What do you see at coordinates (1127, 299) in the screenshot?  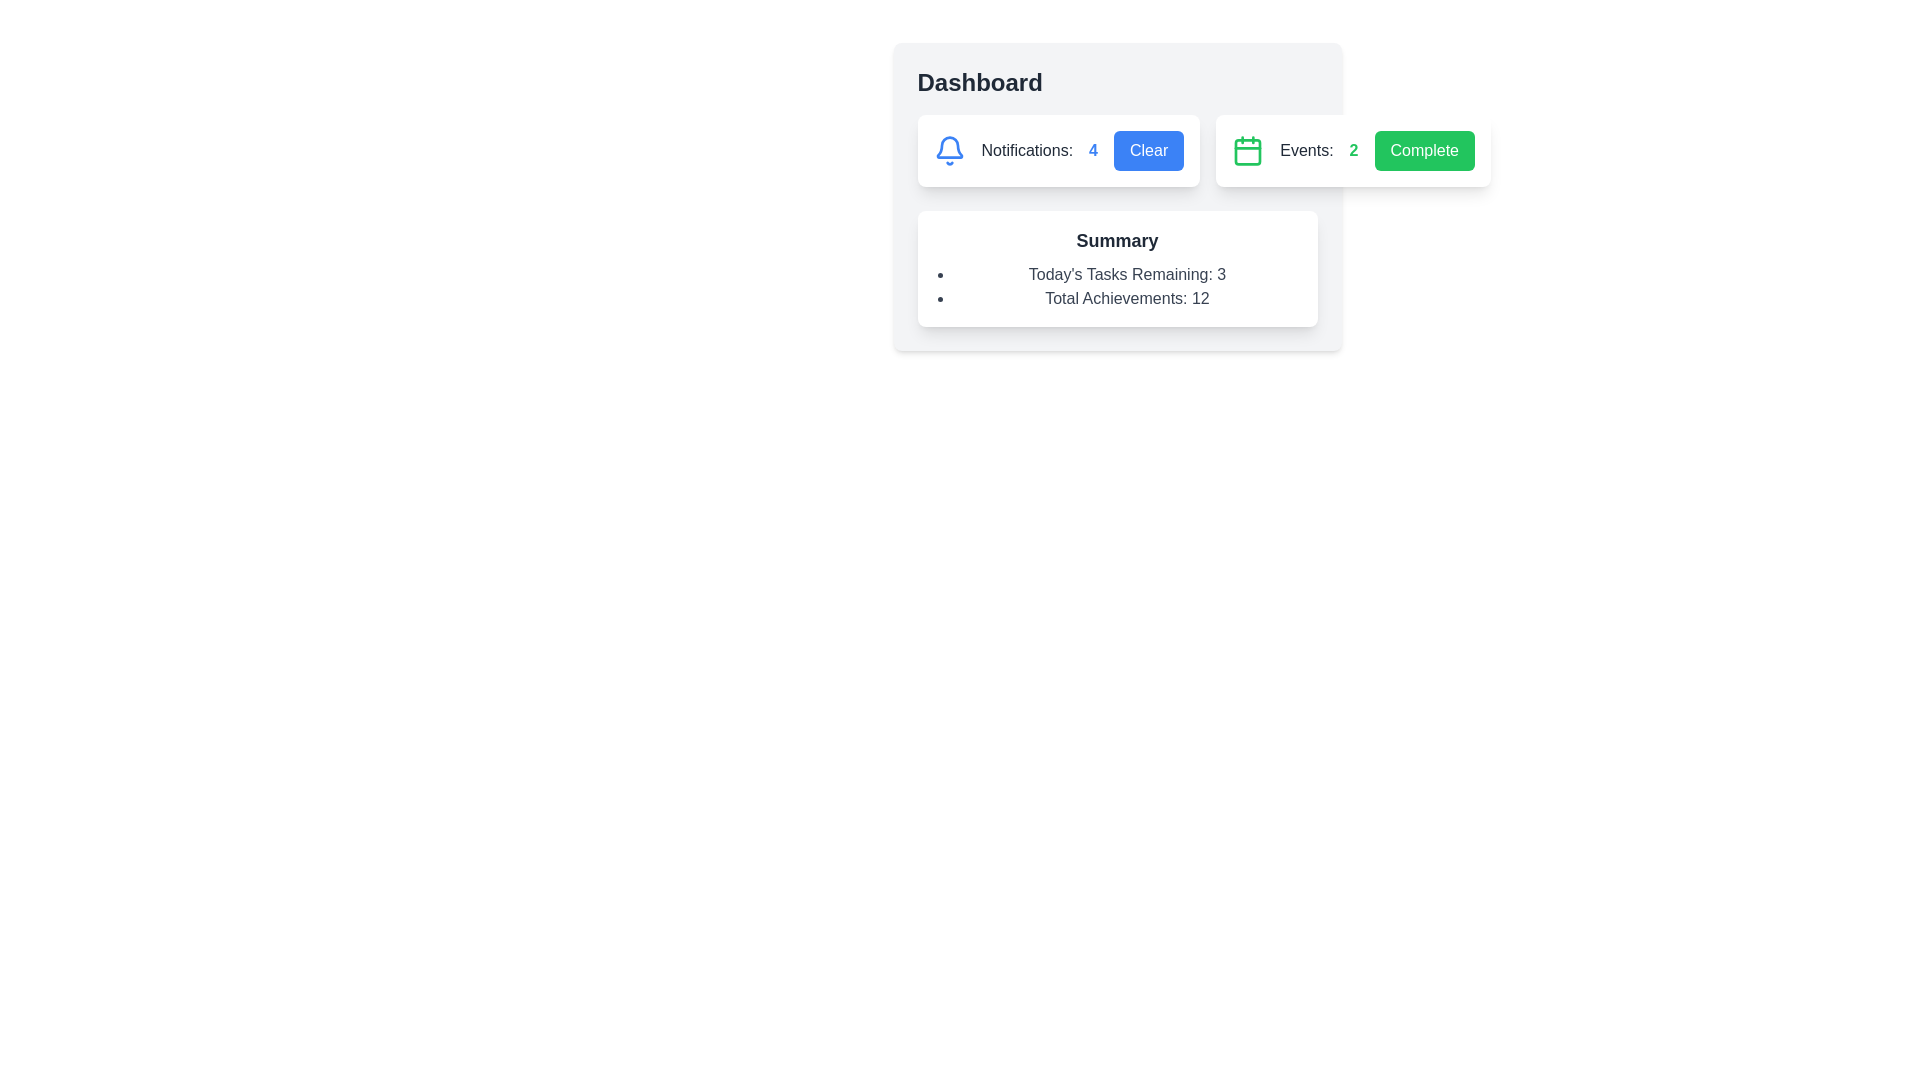 I see `the text label displaying 'Total Achievements: 12' located under the 'Summary' section on the dashboard` at bounding box center [1127, 299].